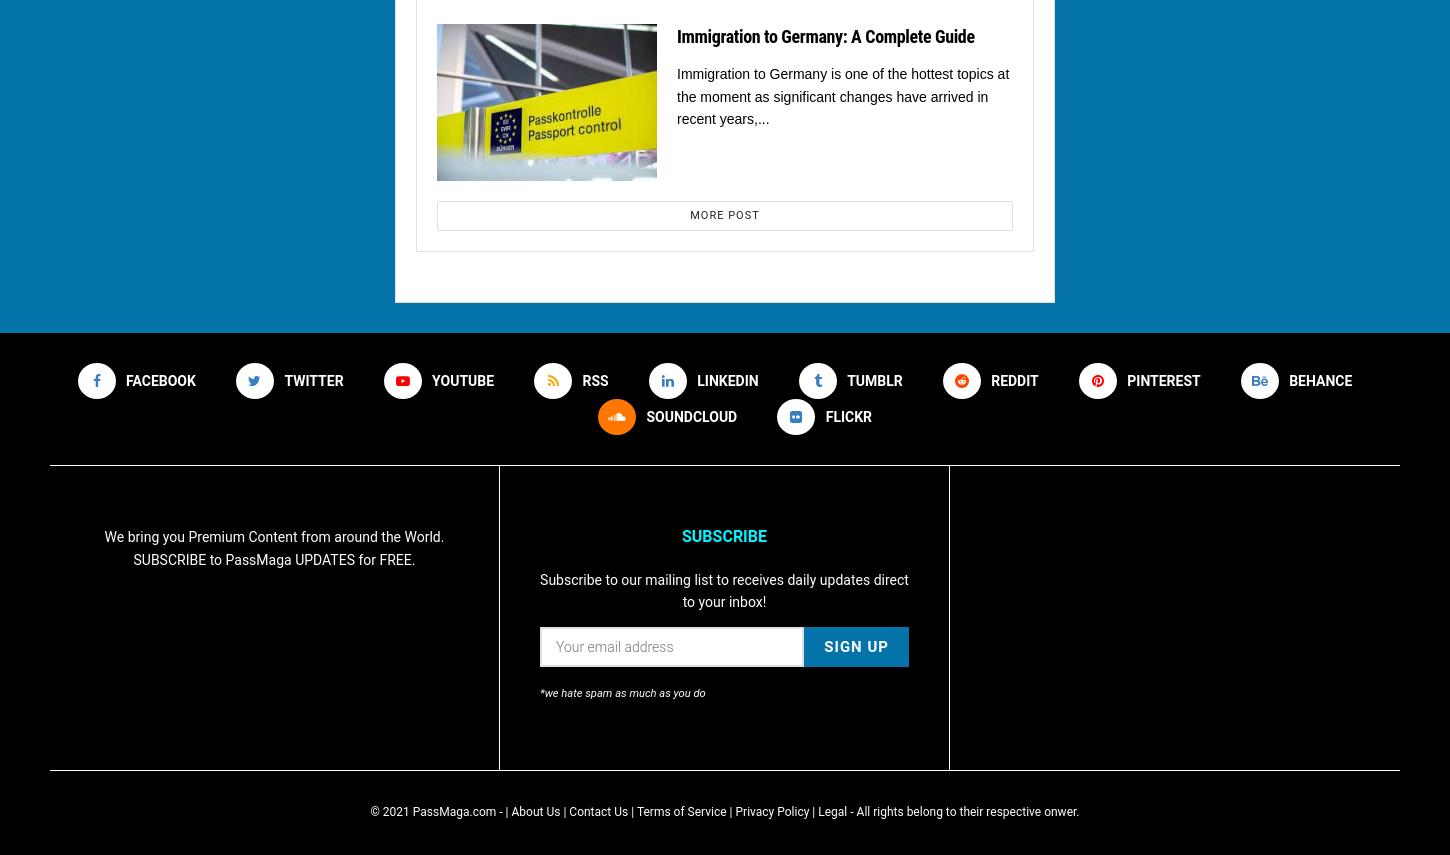 The image size is (1450, 855). What do you see at coordinates (461, 379) in the screenshot?
I see `'Youtube'` at bounding box center [461, 379].